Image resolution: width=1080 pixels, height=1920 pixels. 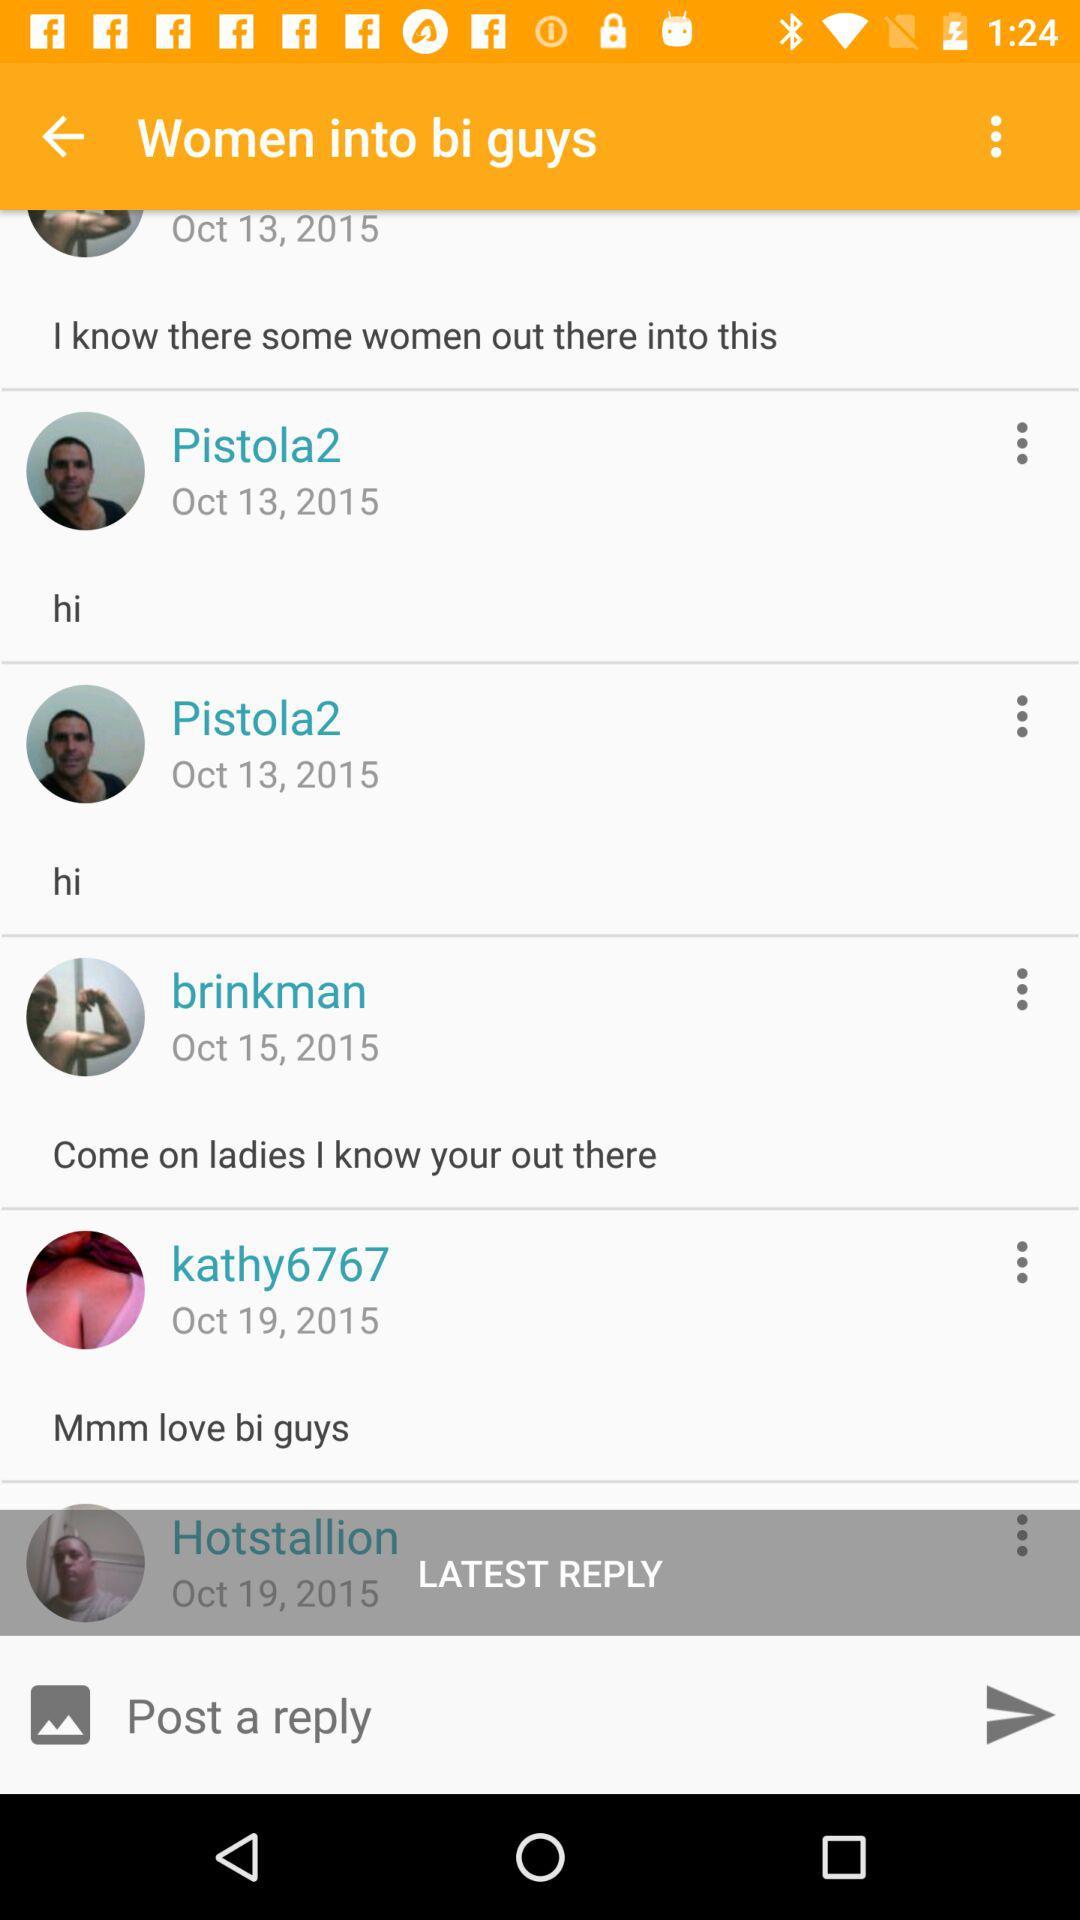 What do you see at coordinates (1022, 716) in the screenshot?
I see `more options` at bounding box center [1022, 716].